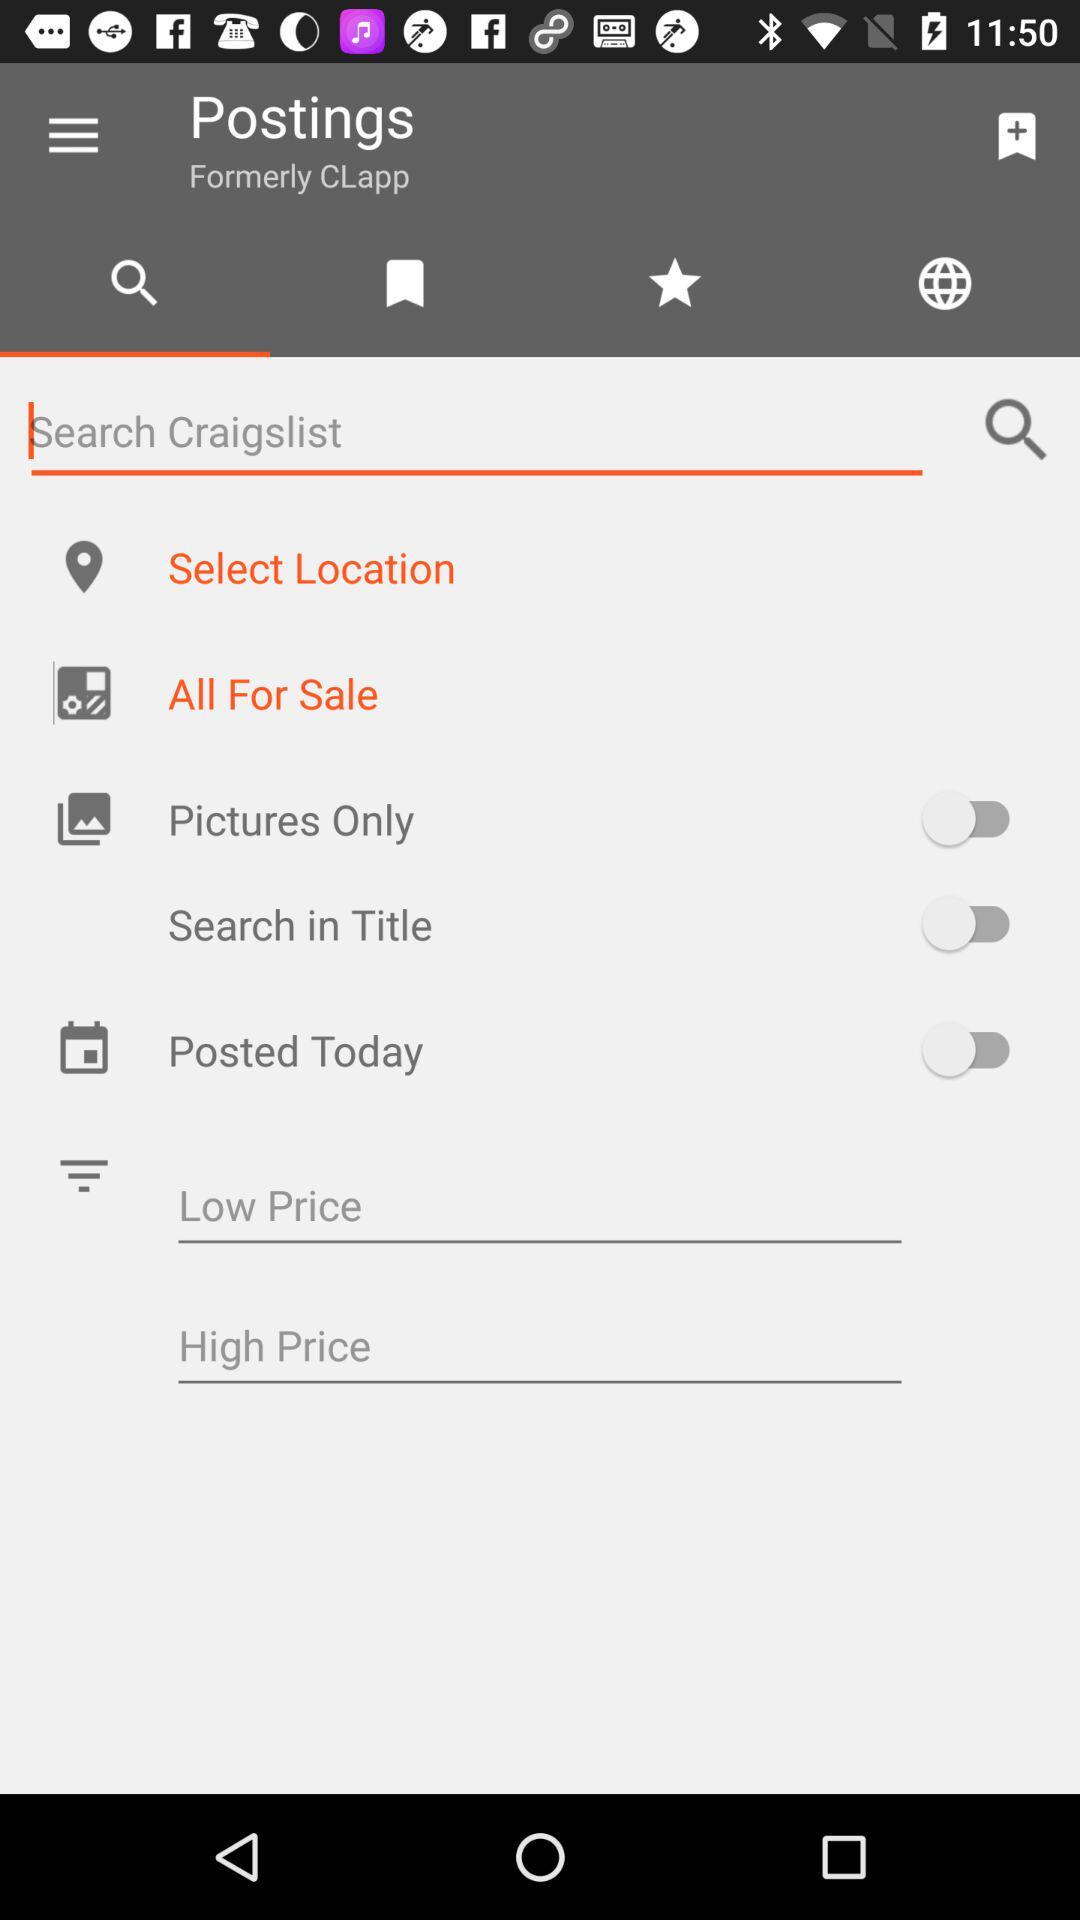  I want to click on on, so click(974, 922).